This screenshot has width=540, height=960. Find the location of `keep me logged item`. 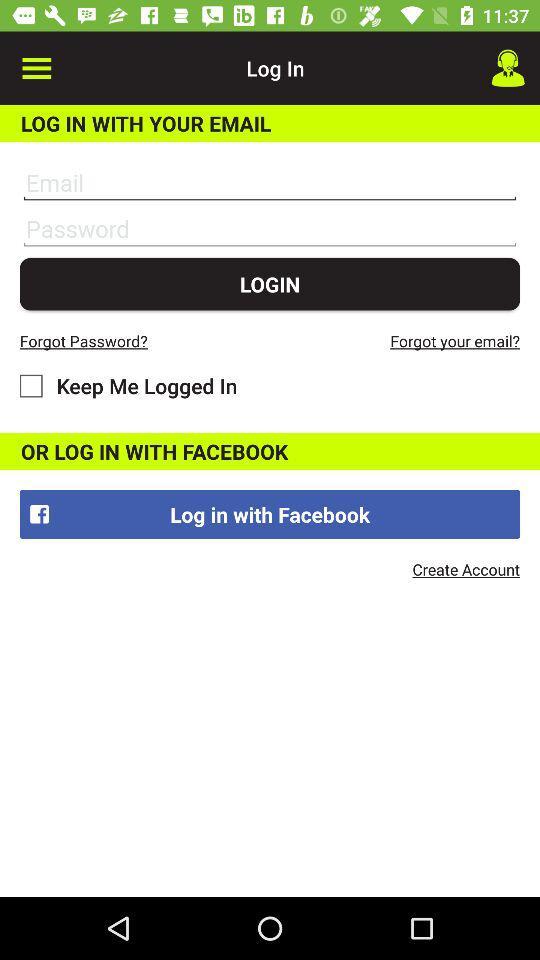

keep me logged item is located at coordinates (128, 384).